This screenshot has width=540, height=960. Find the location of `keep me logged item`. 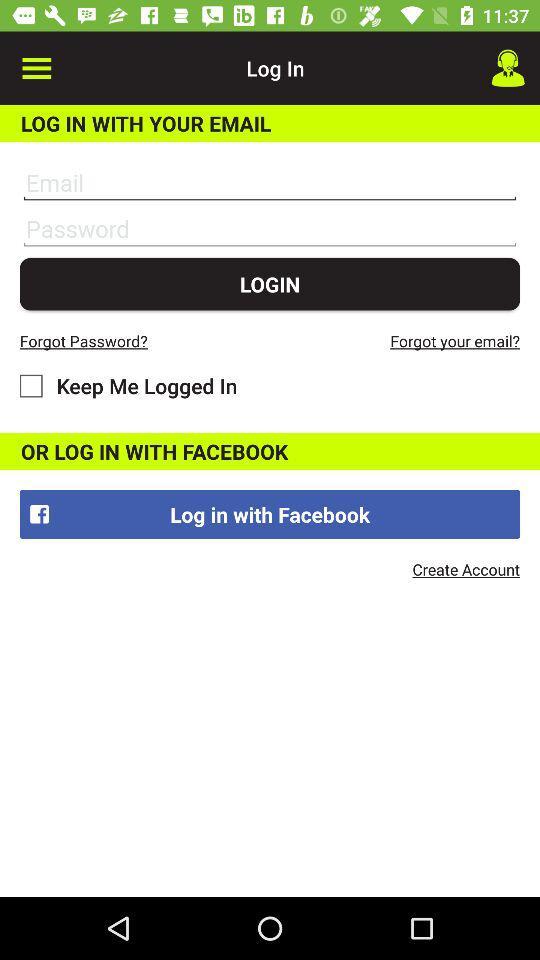

keep me logged item is located at coordinates (128, 384).